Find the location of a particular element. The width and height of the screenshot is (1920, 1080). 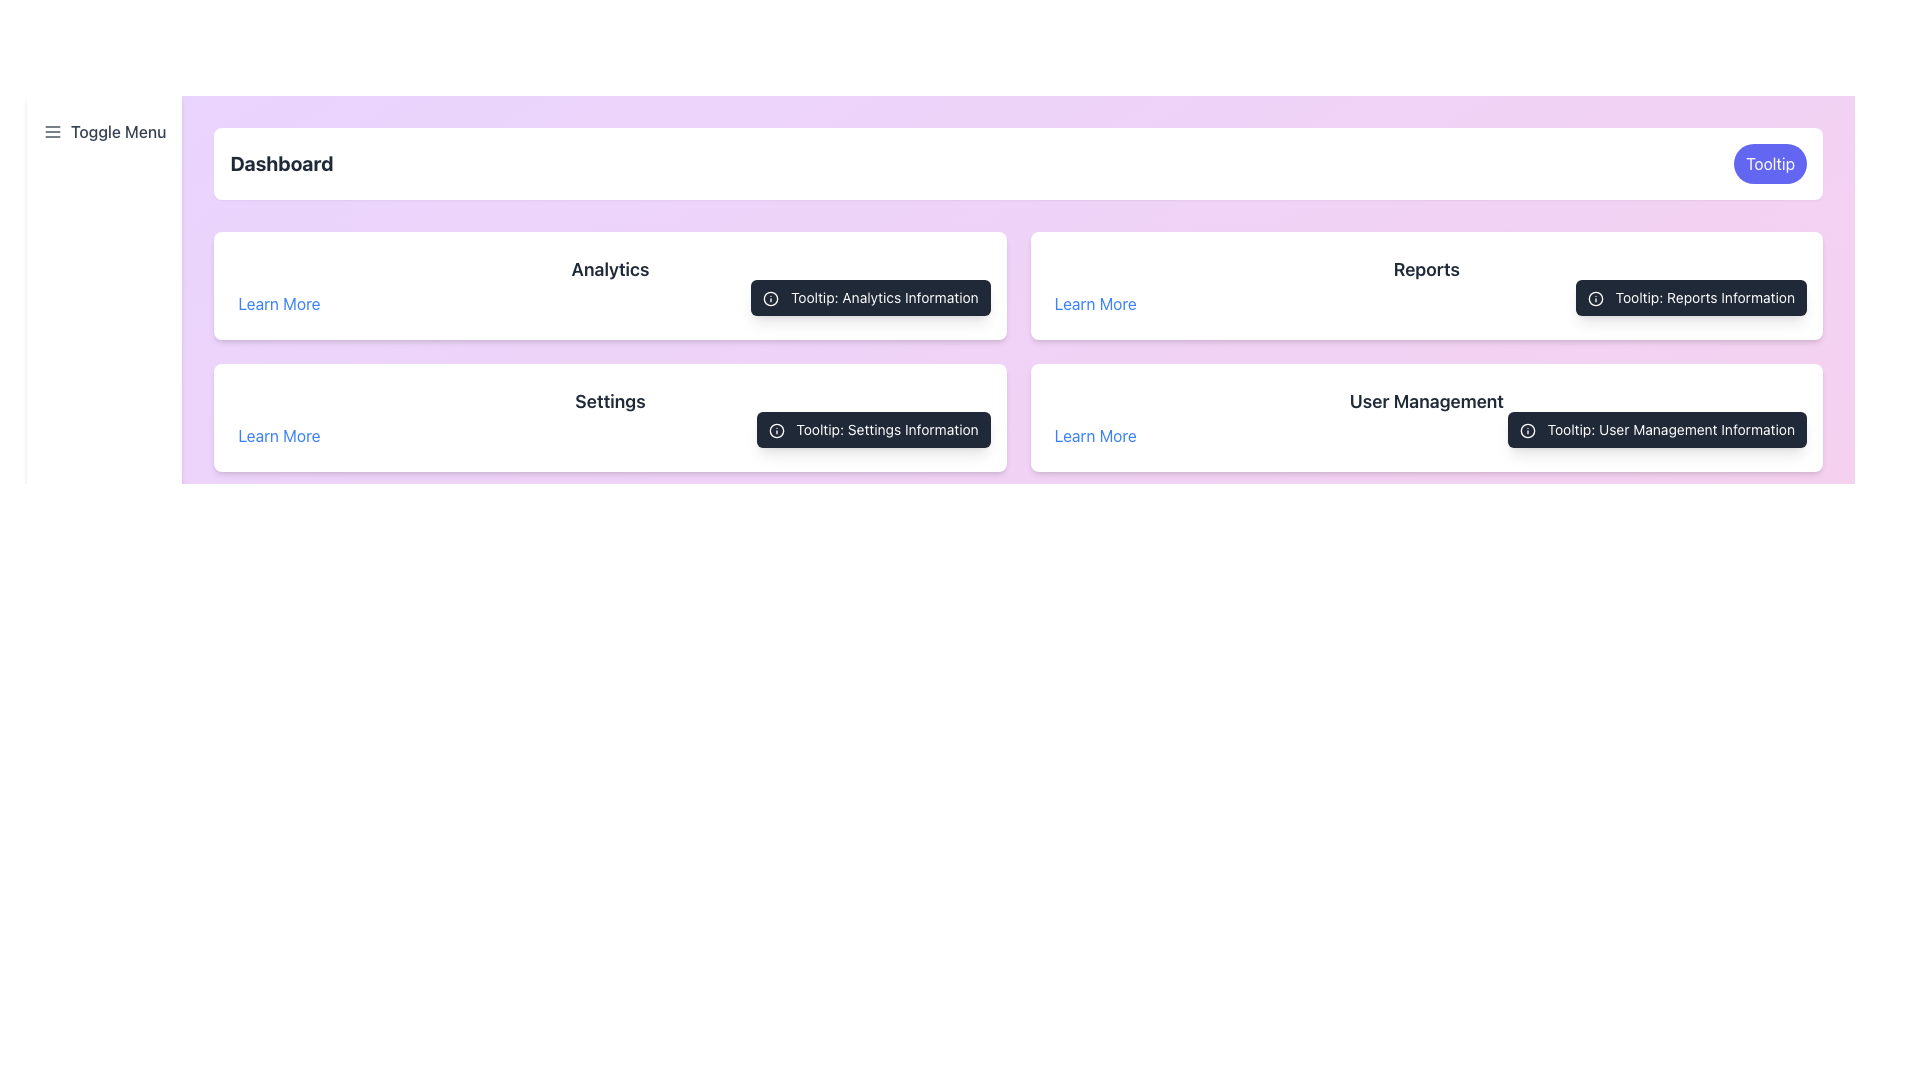

the text label displaying 'Analytics' in bold, dark gray font located within the white card component is located at coordinates (609, 270).